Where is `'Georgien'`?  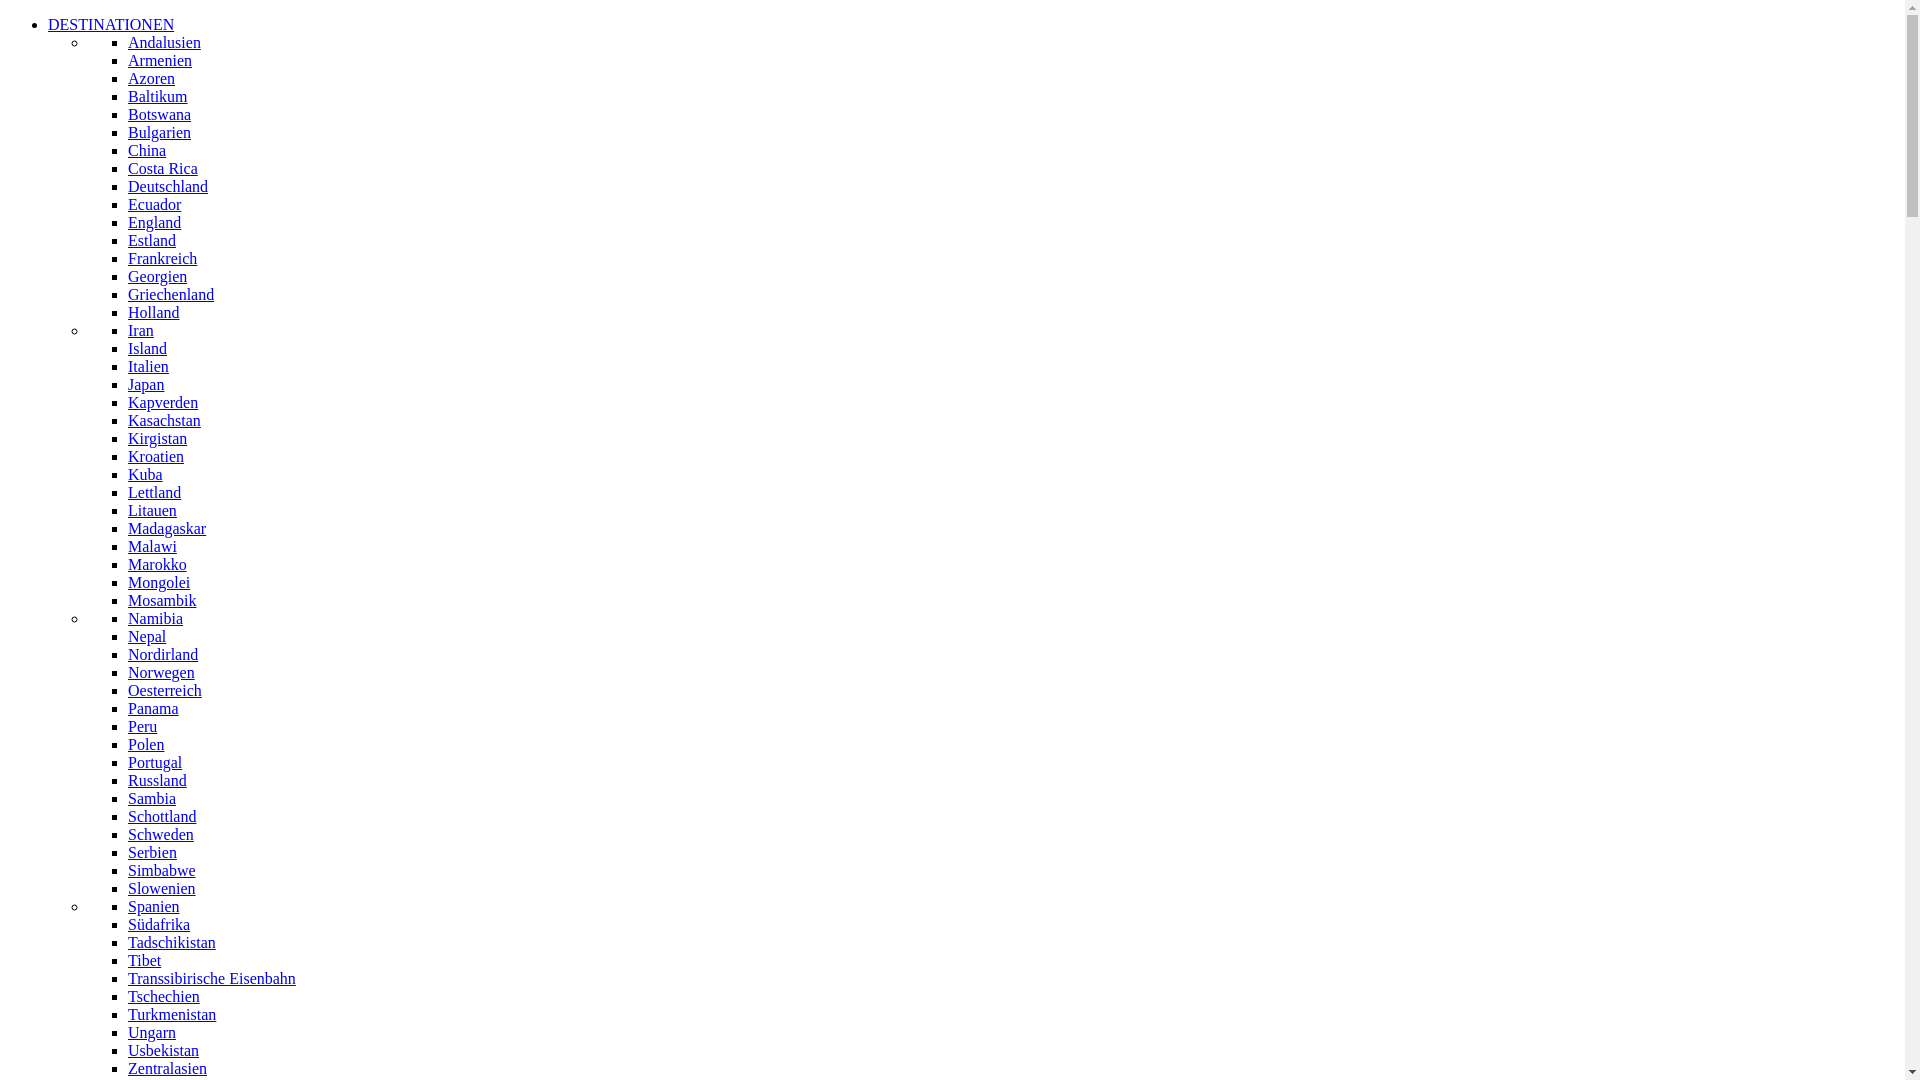
'Georgien' is located at coordinates (127, 276).